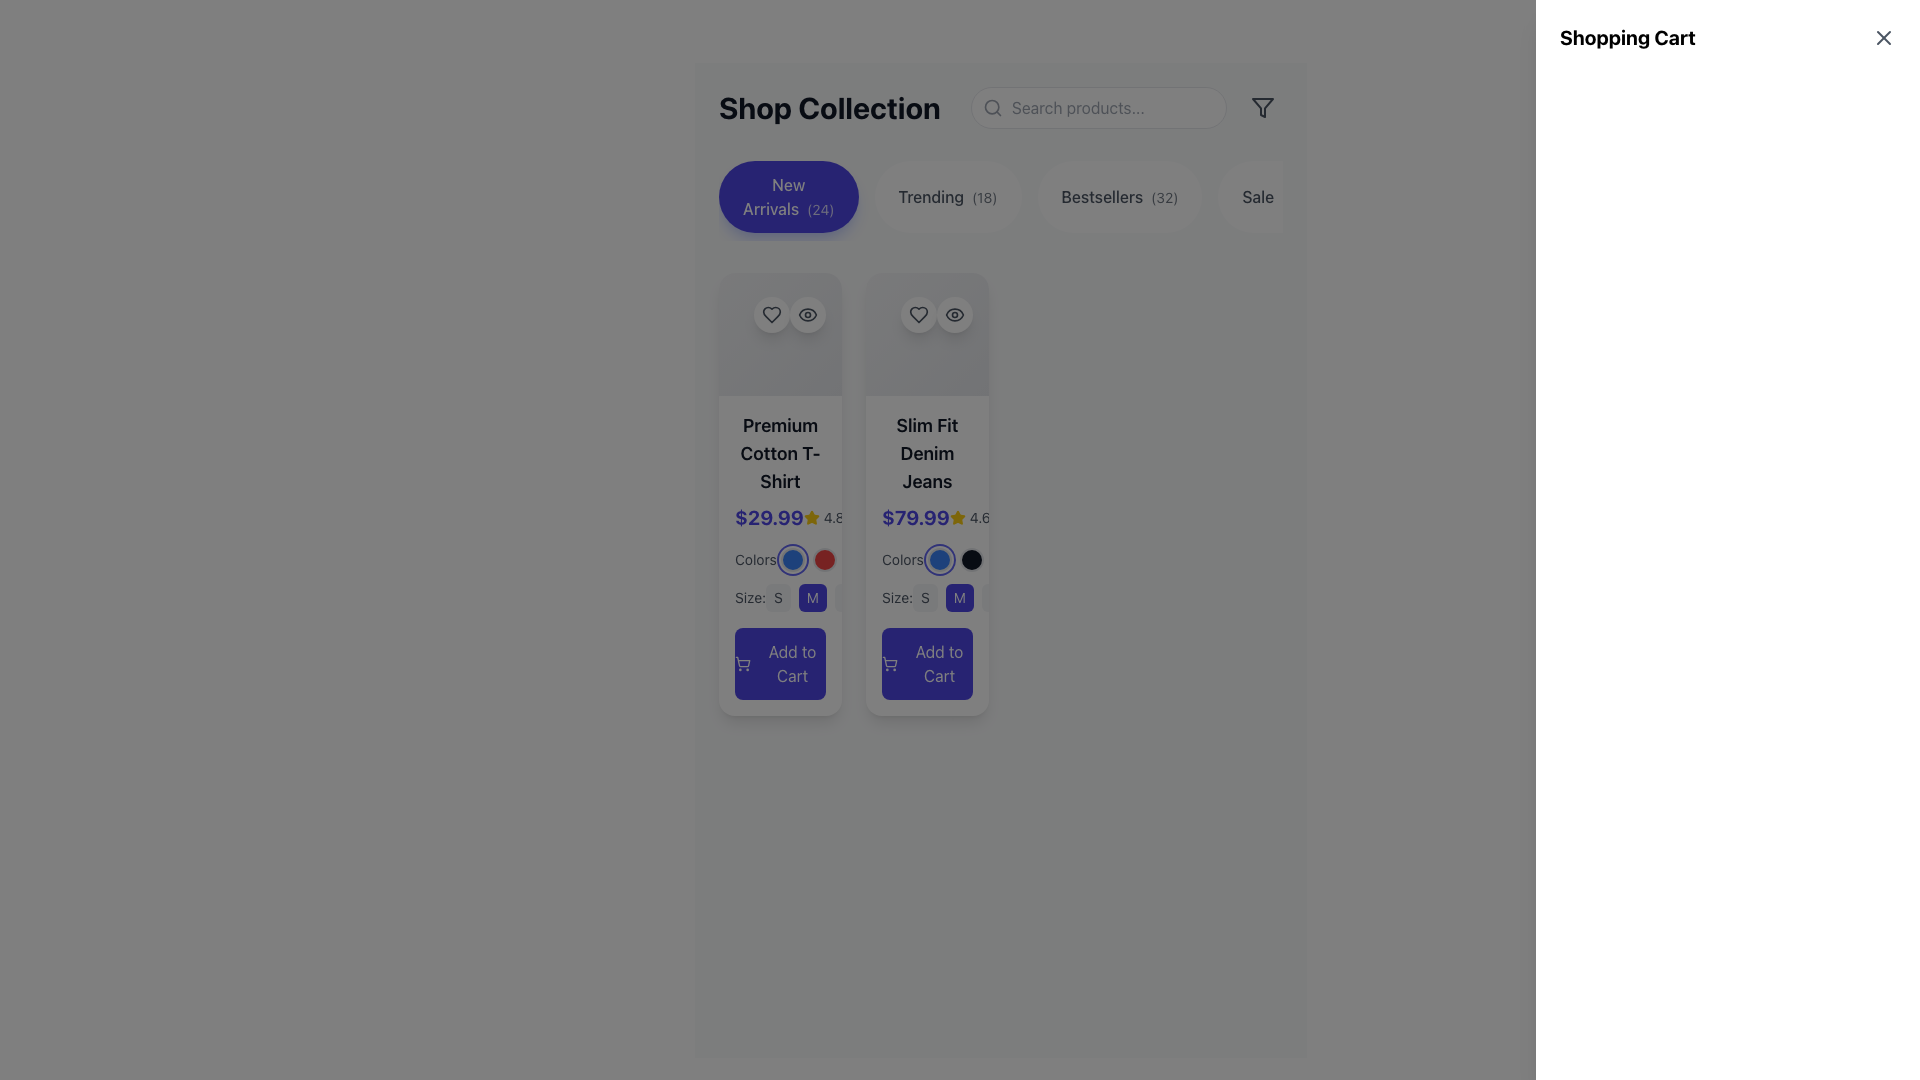 Image resolution: width=1920 pixels, height=1080 pixels. I want to click on the text label displaying 'Size:' which is styled in gray color and located before the size options in the product description section of the rightmost product card, so click(749, 596).